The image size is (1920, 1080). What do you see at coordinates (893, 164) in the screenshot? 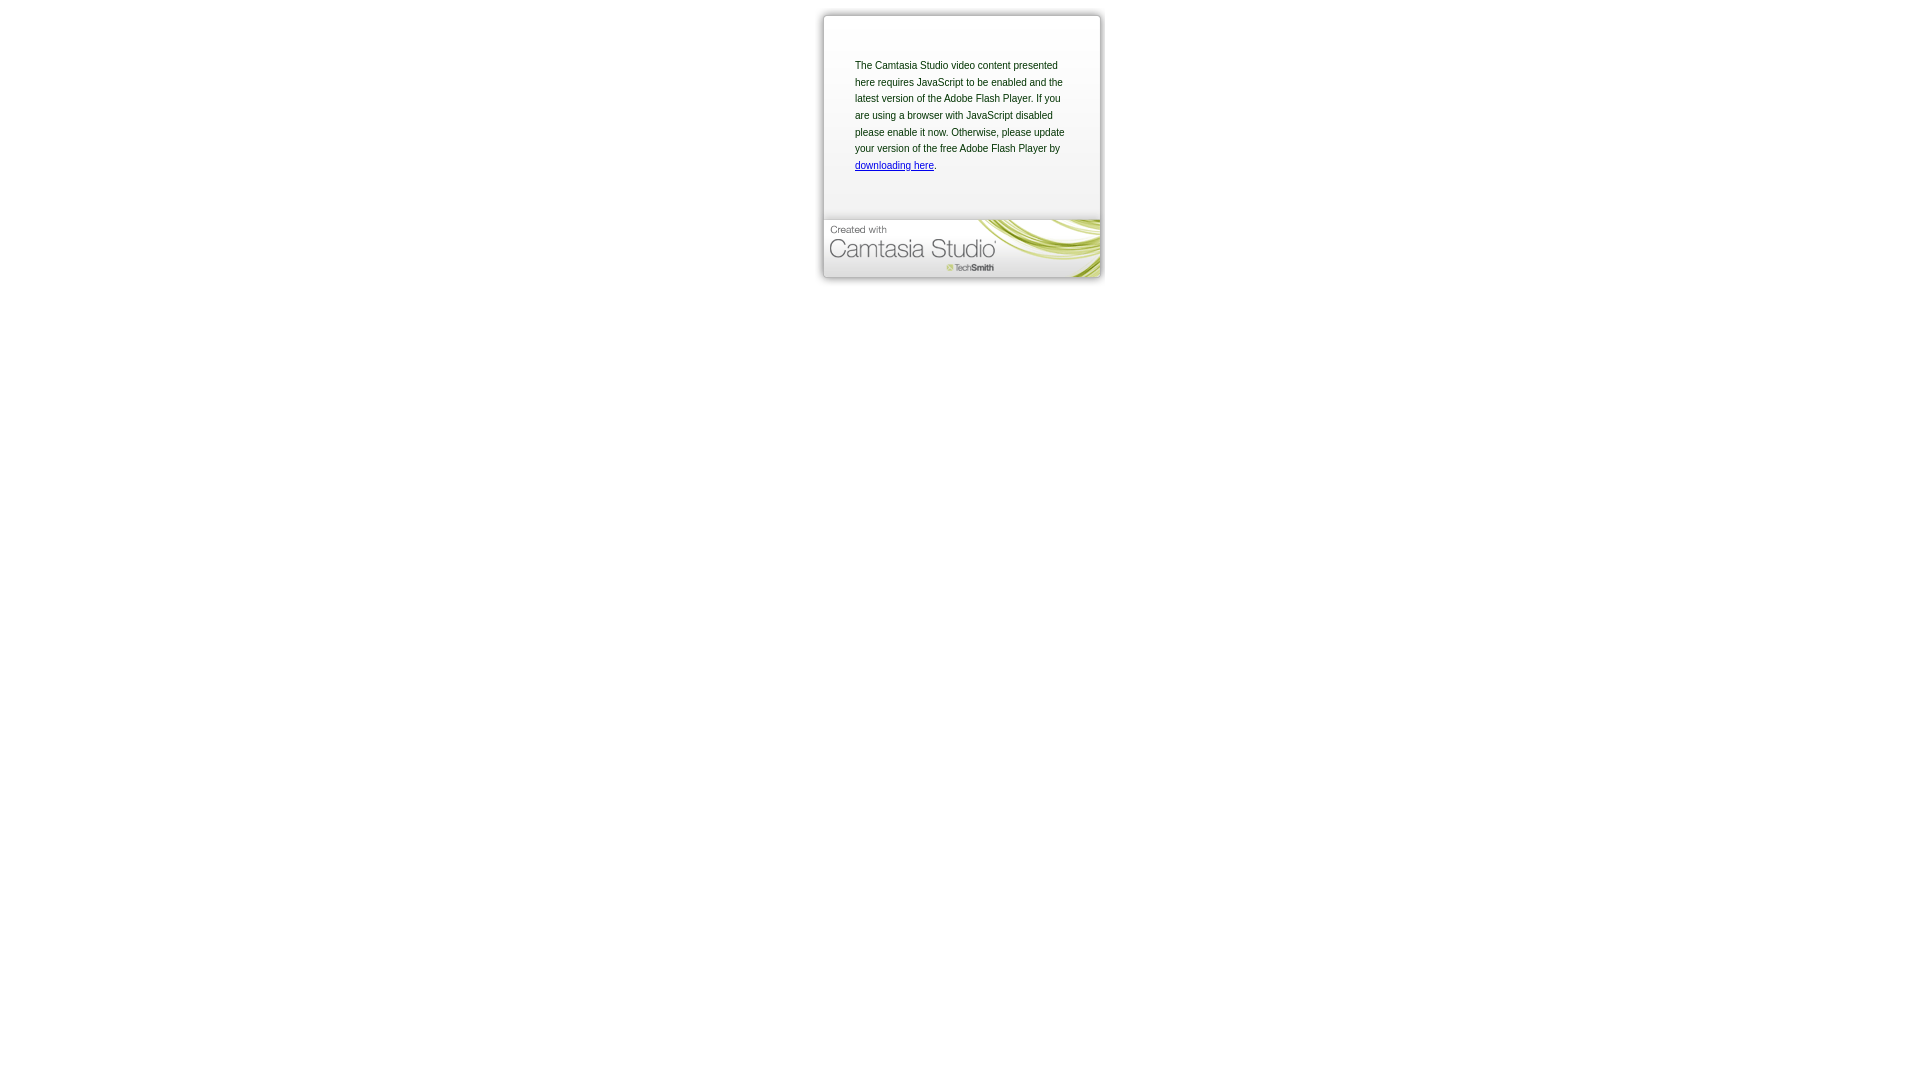
I see `'downloading here'` at bounding box center [893, 164].